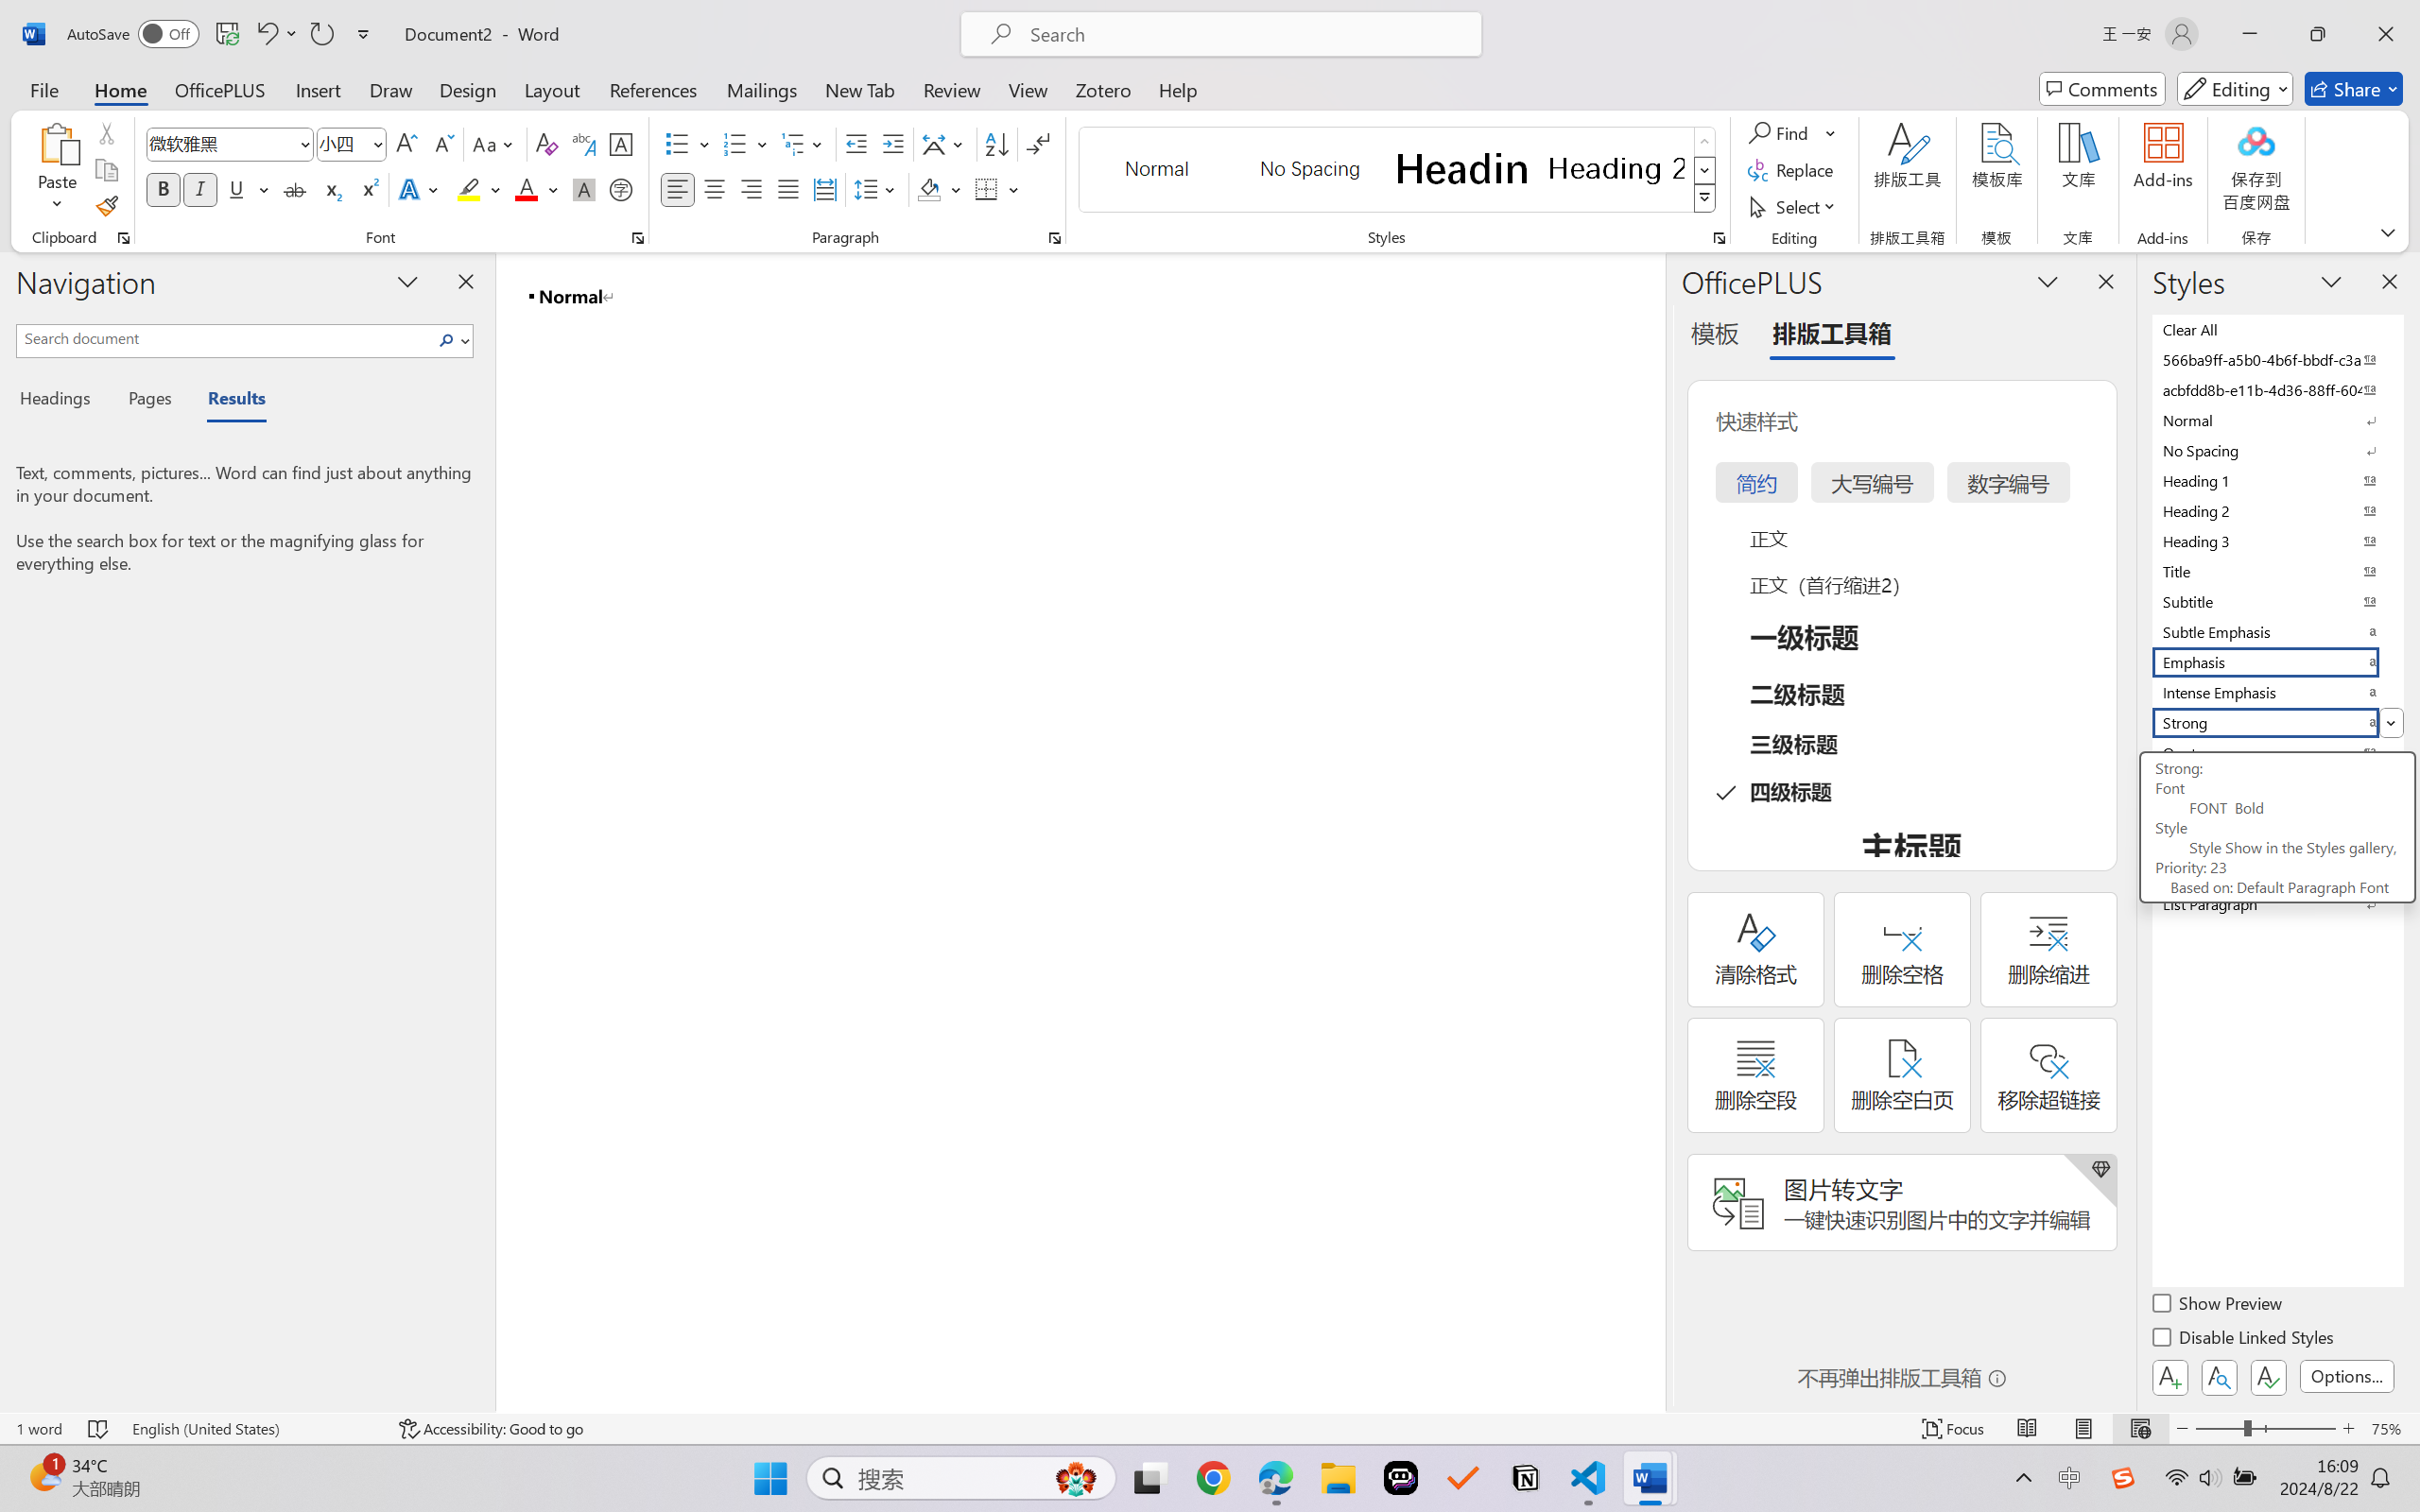  I want to click on 'Borders', so click(987, 188).